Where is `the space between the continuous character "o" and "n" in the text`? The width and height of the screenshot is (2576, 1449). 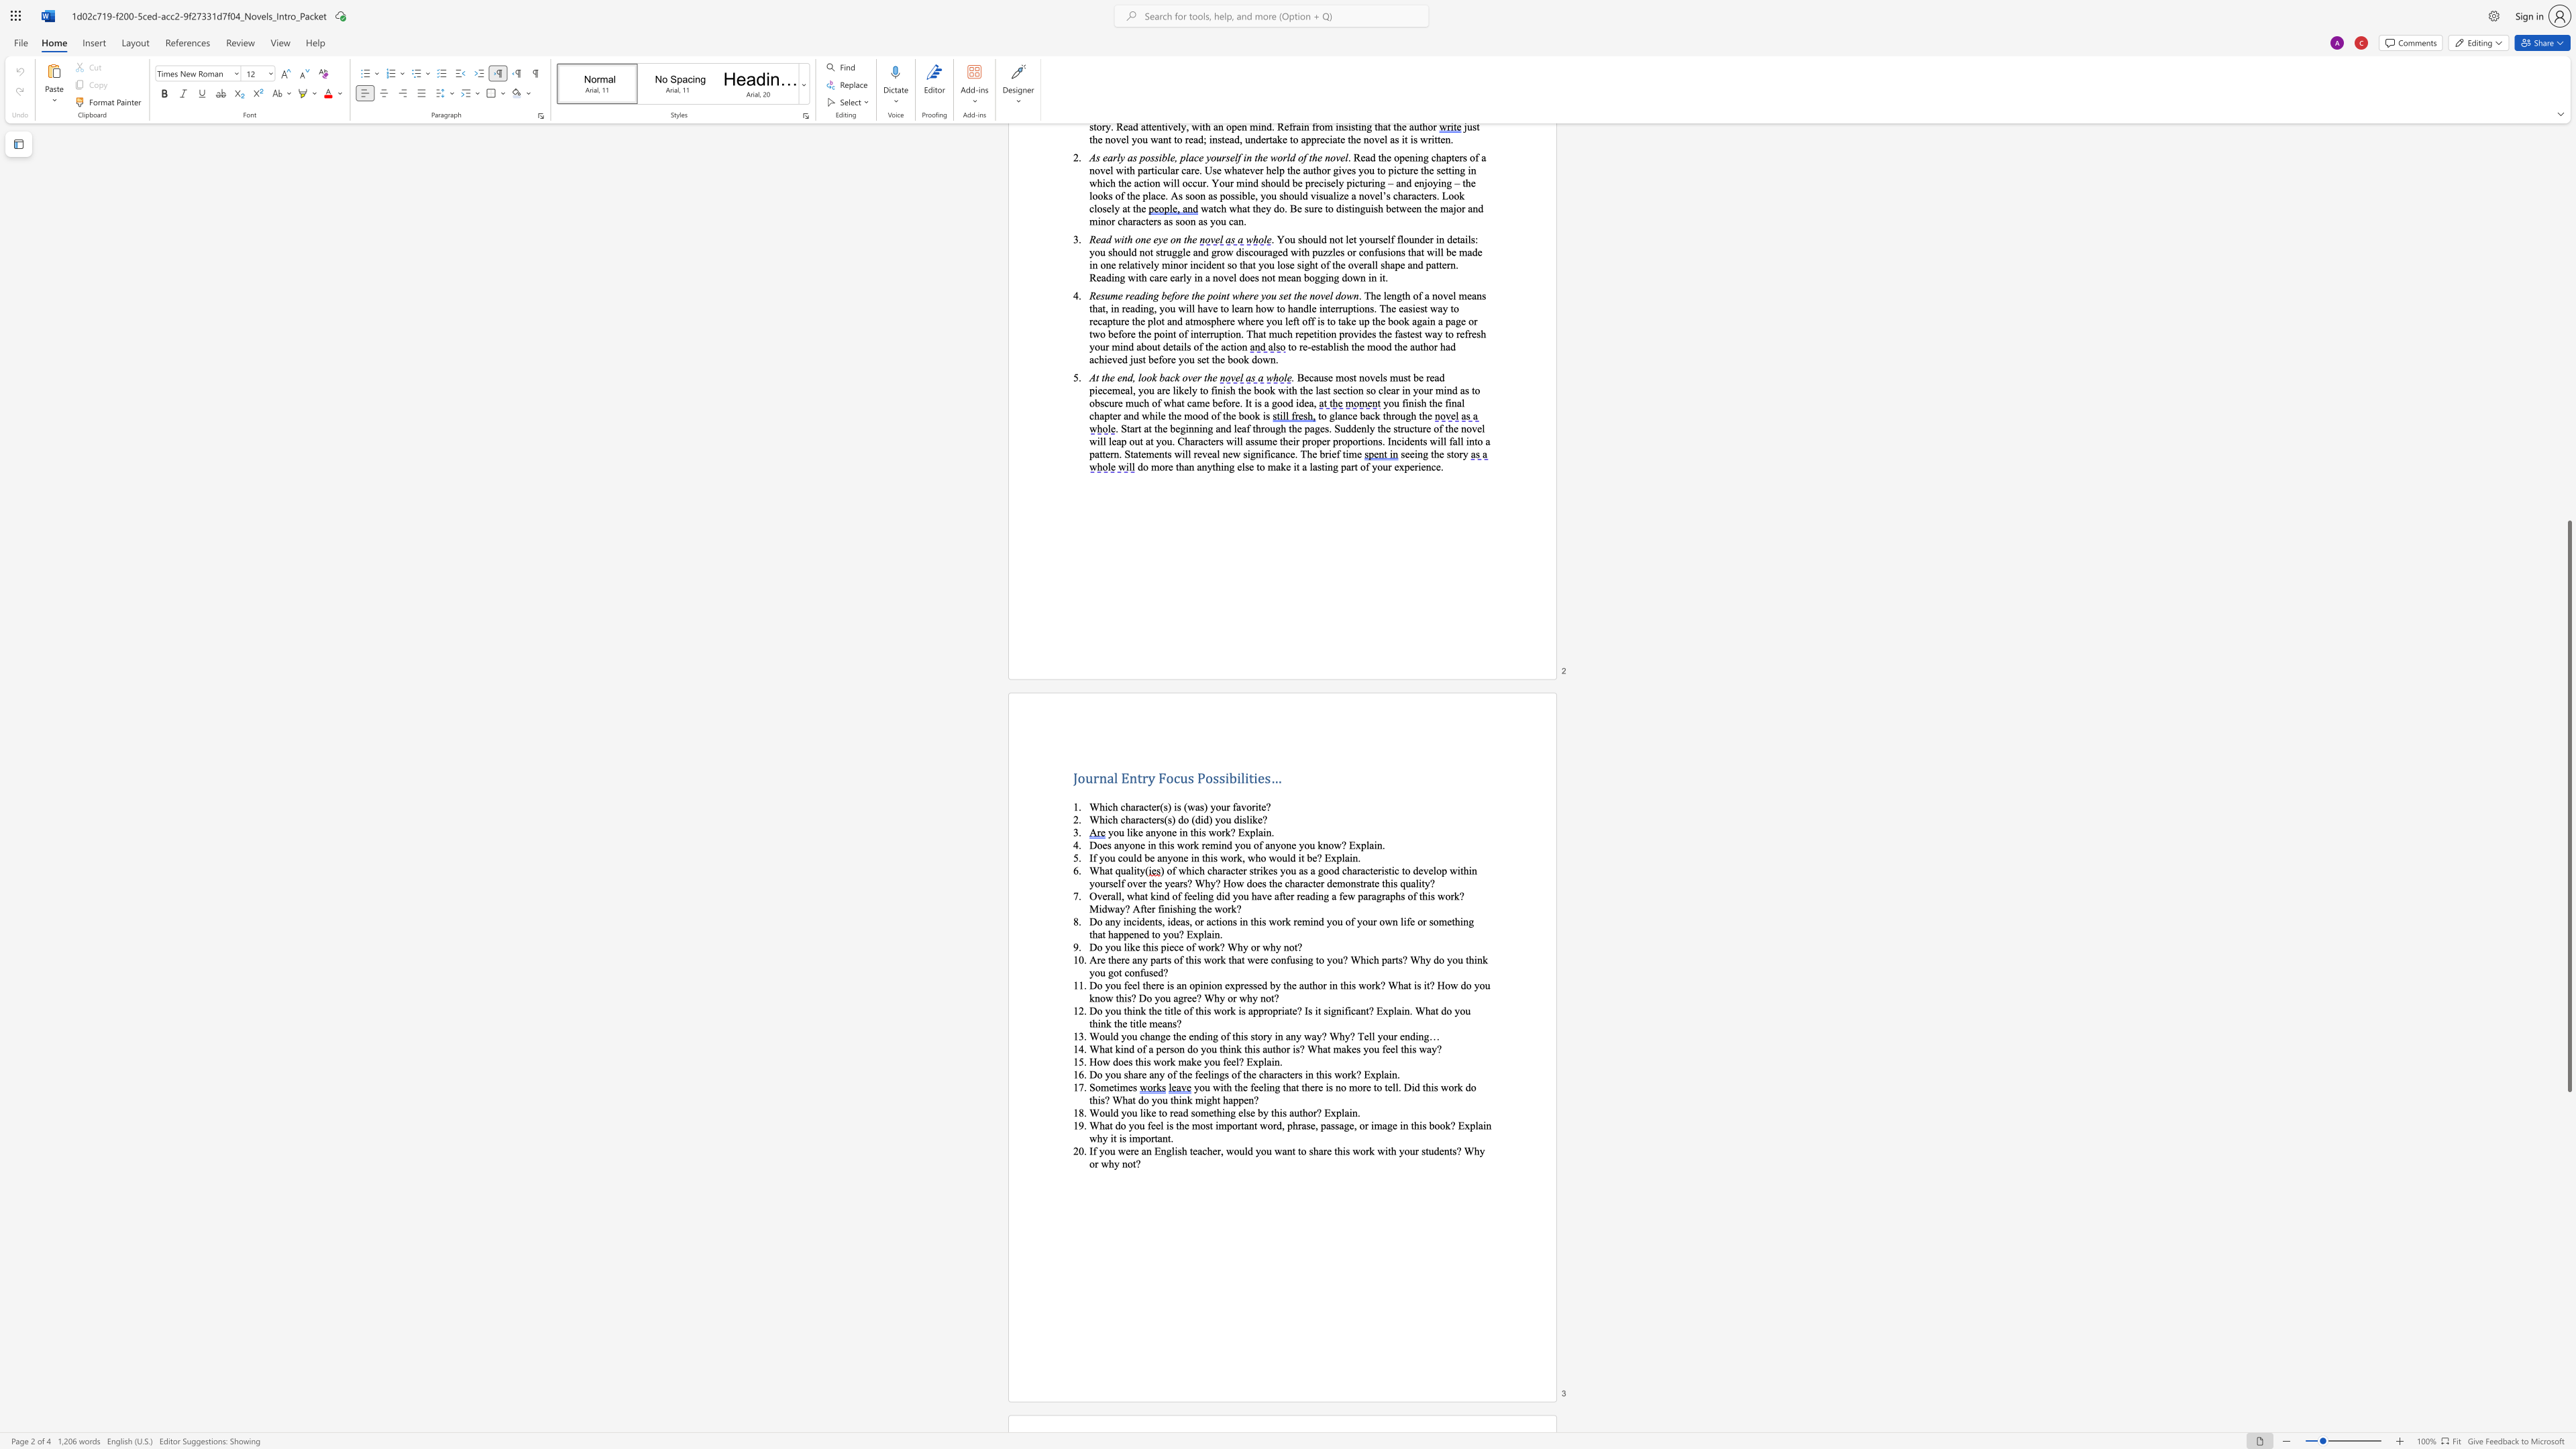 the space between the continuous character "o" and "n" in the text is located at coordinates (1349, 882).